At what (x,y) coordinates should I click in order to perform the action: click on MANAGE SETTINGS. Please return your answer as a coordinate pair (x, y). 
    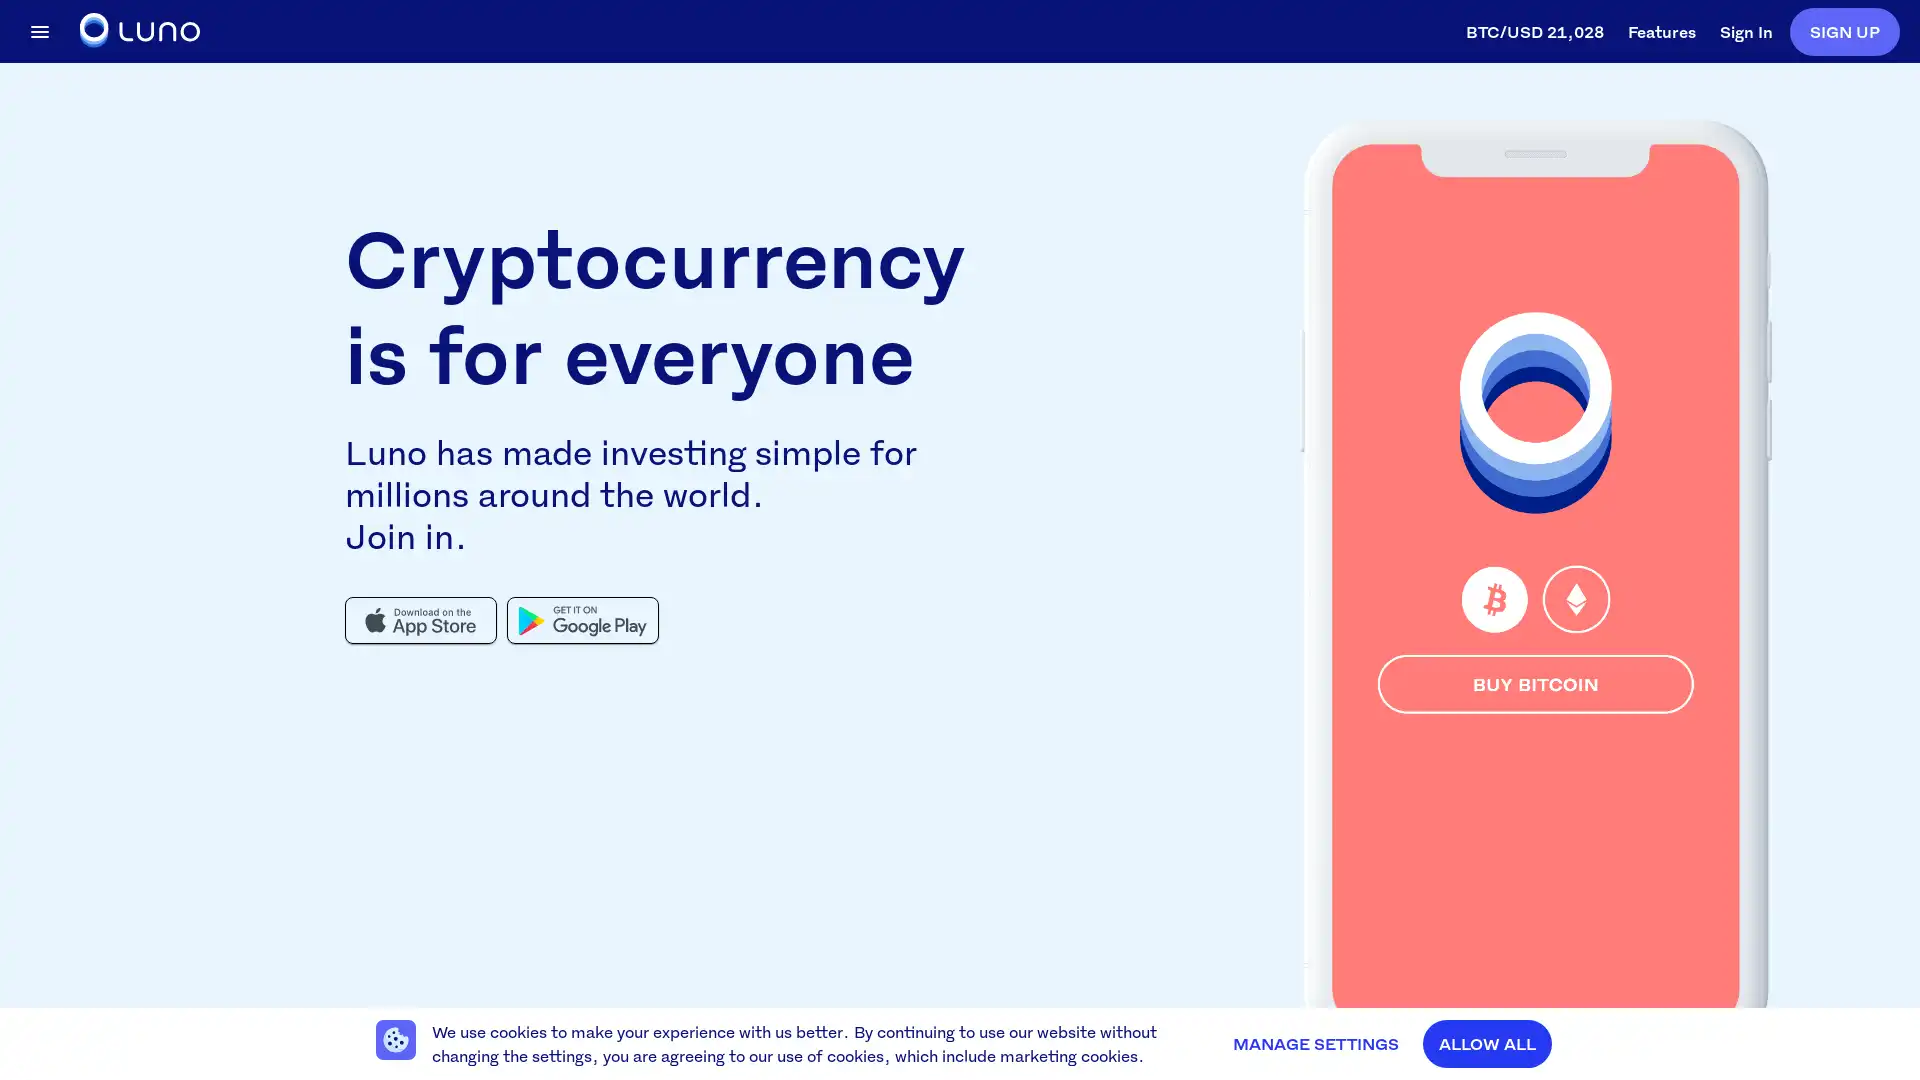
    Looking at the image, I should click on (1315, 1043).